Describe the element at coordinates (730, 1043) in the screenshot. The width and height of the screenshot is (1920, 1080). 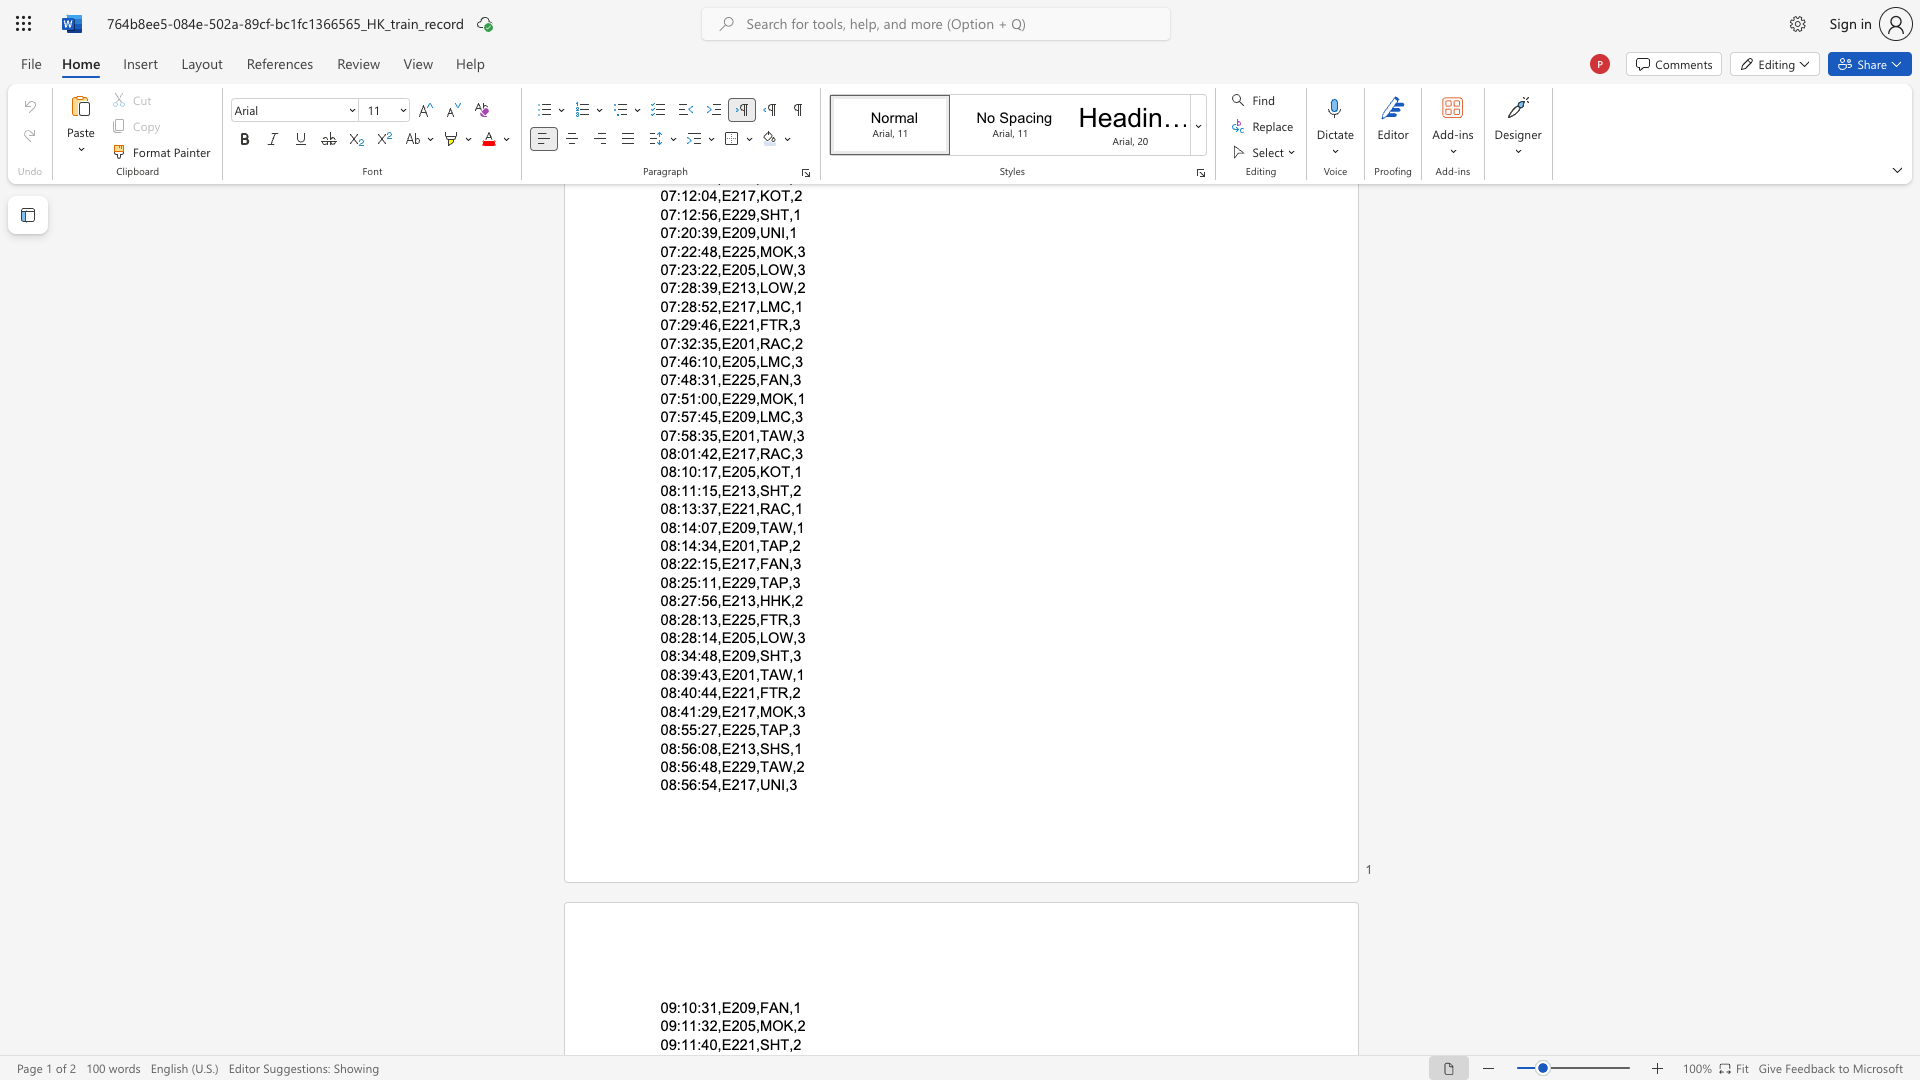
I see `the subset text "221,S" within the text "09:11:40,E221,SHT,2"` at that location.